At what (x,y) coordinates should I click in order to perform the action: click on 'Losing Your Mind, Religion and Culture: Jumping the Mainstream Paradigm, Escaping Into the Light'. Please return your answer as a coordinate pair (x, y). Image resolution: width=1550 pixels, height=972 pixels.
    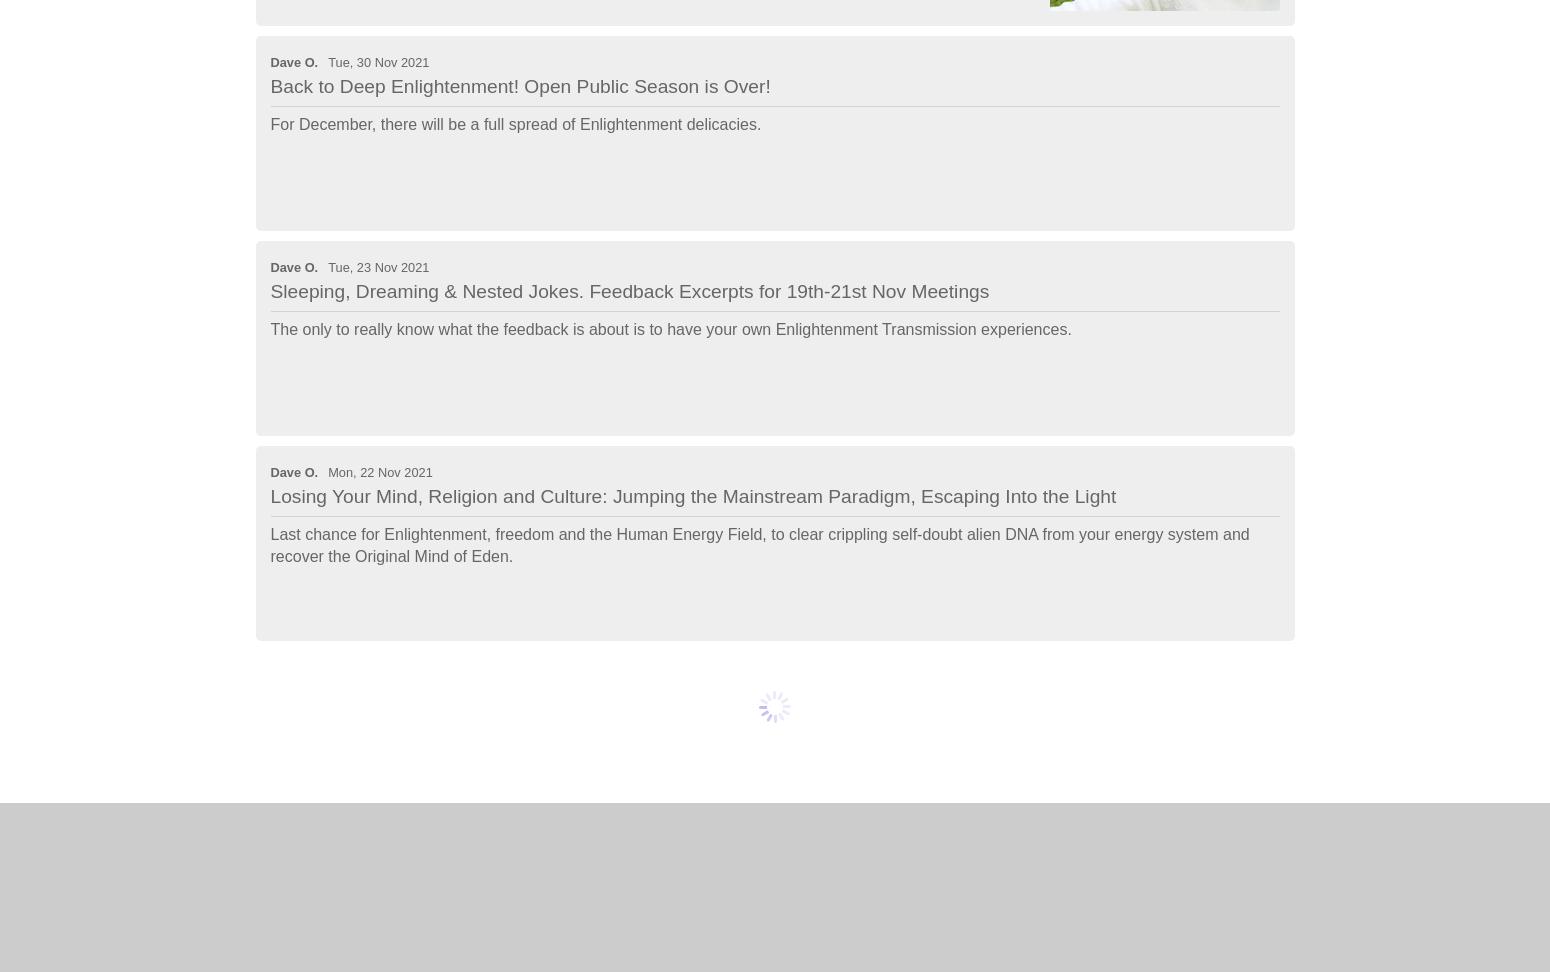
    Looking at the image, I should click on (692, 495).